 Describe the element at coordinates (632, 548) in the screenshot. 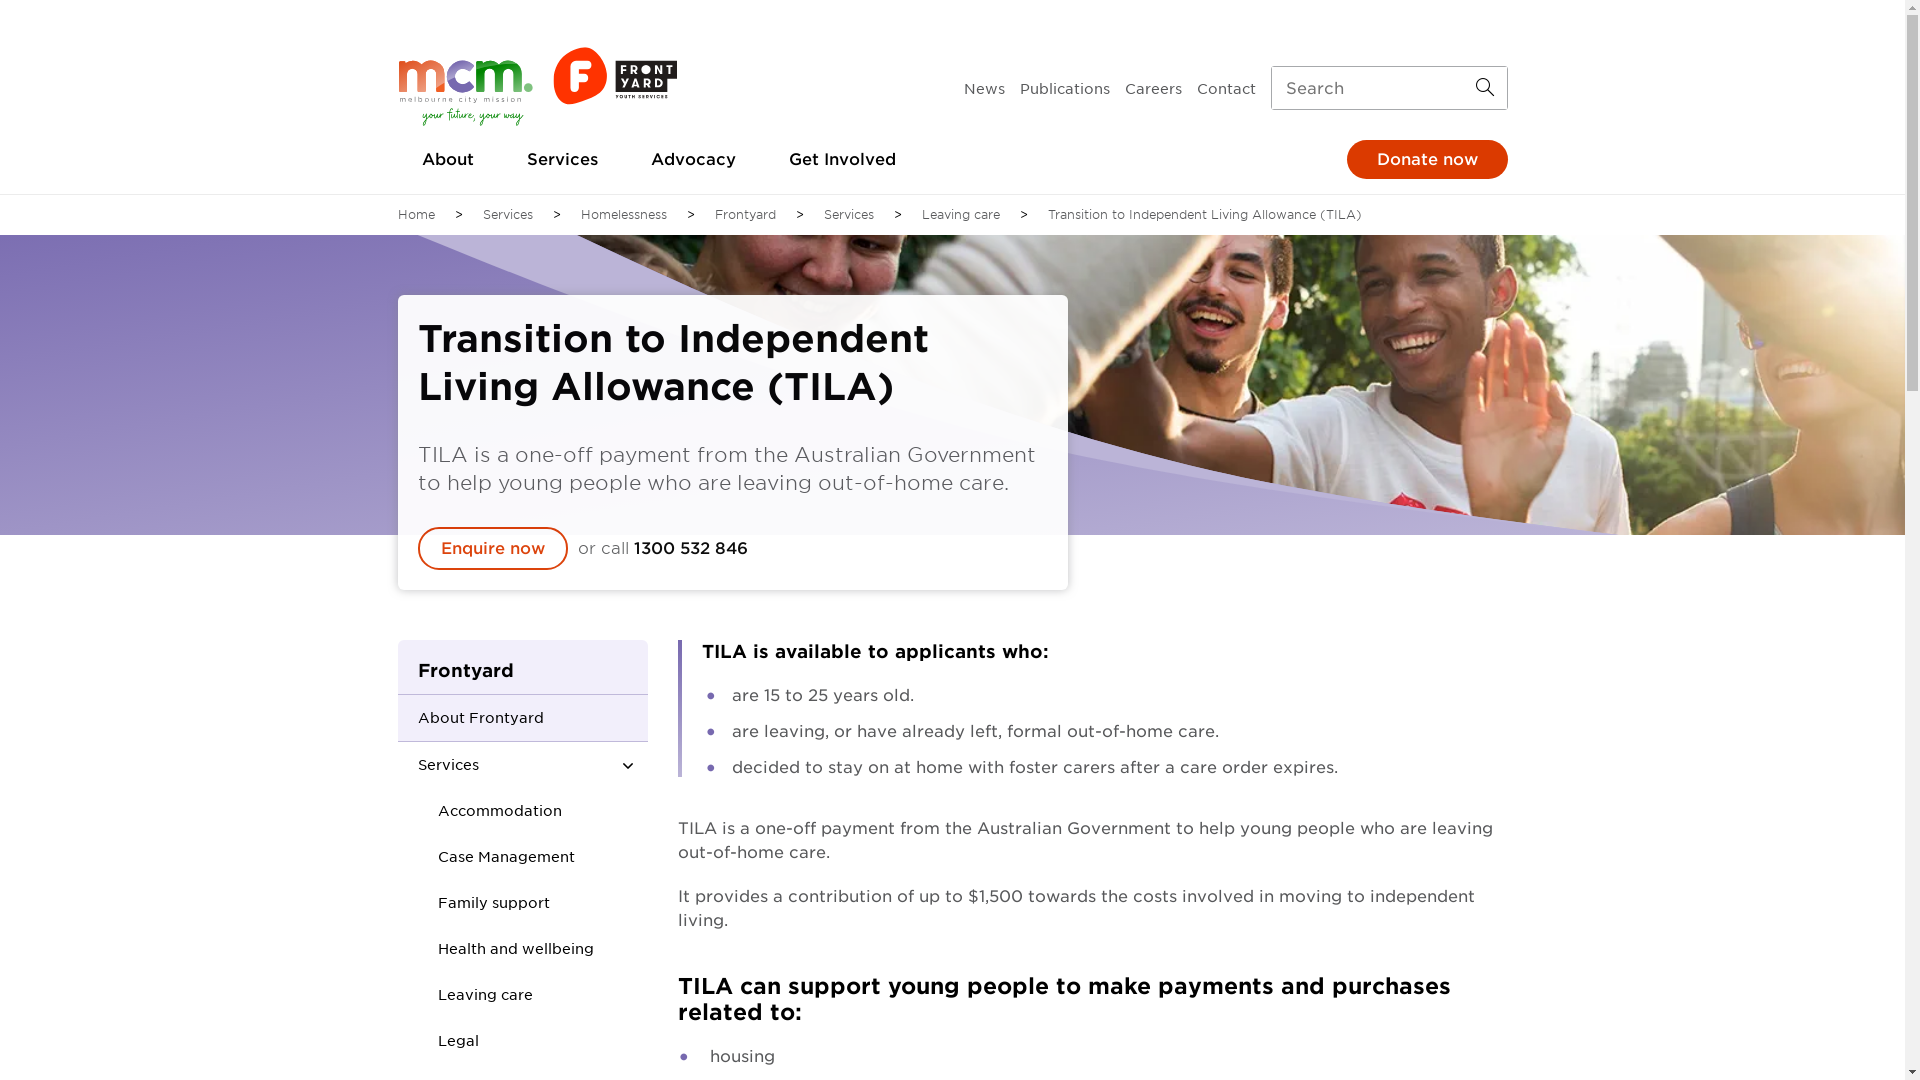

I see `'1300 532 846'` at that location.